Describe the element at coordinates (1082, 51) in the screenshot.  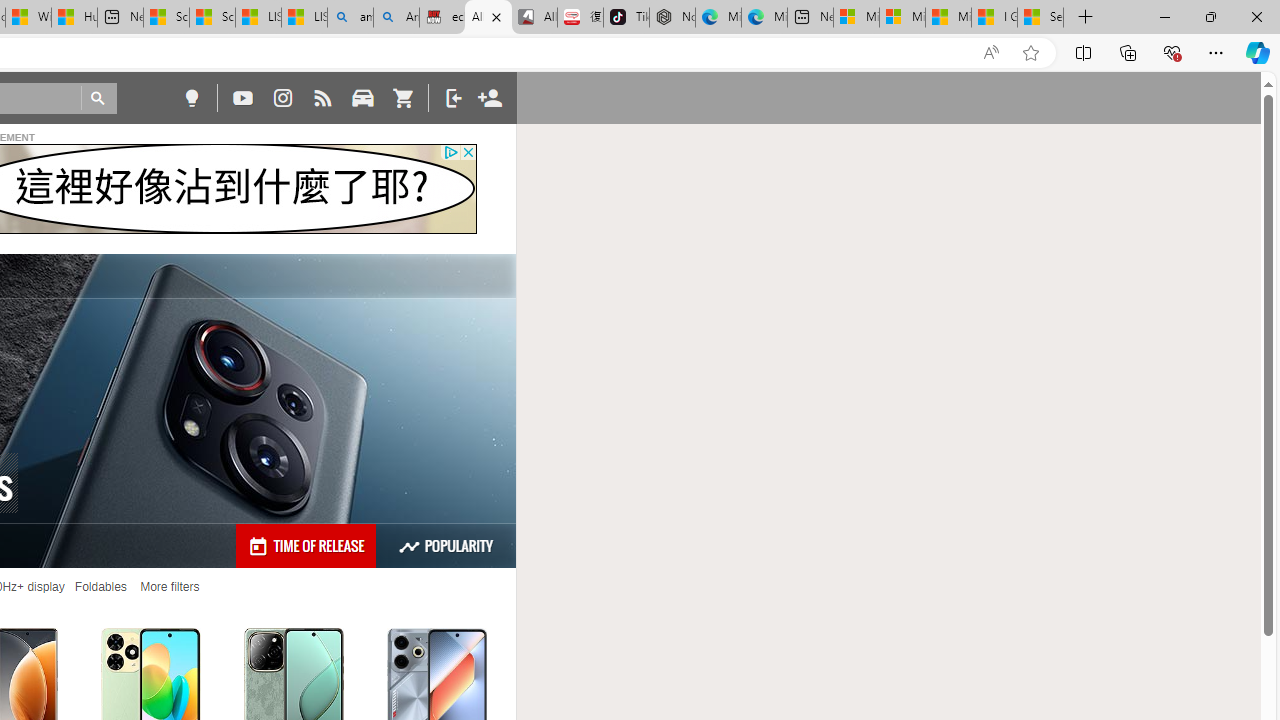
I see `'Split screen'` at that location.